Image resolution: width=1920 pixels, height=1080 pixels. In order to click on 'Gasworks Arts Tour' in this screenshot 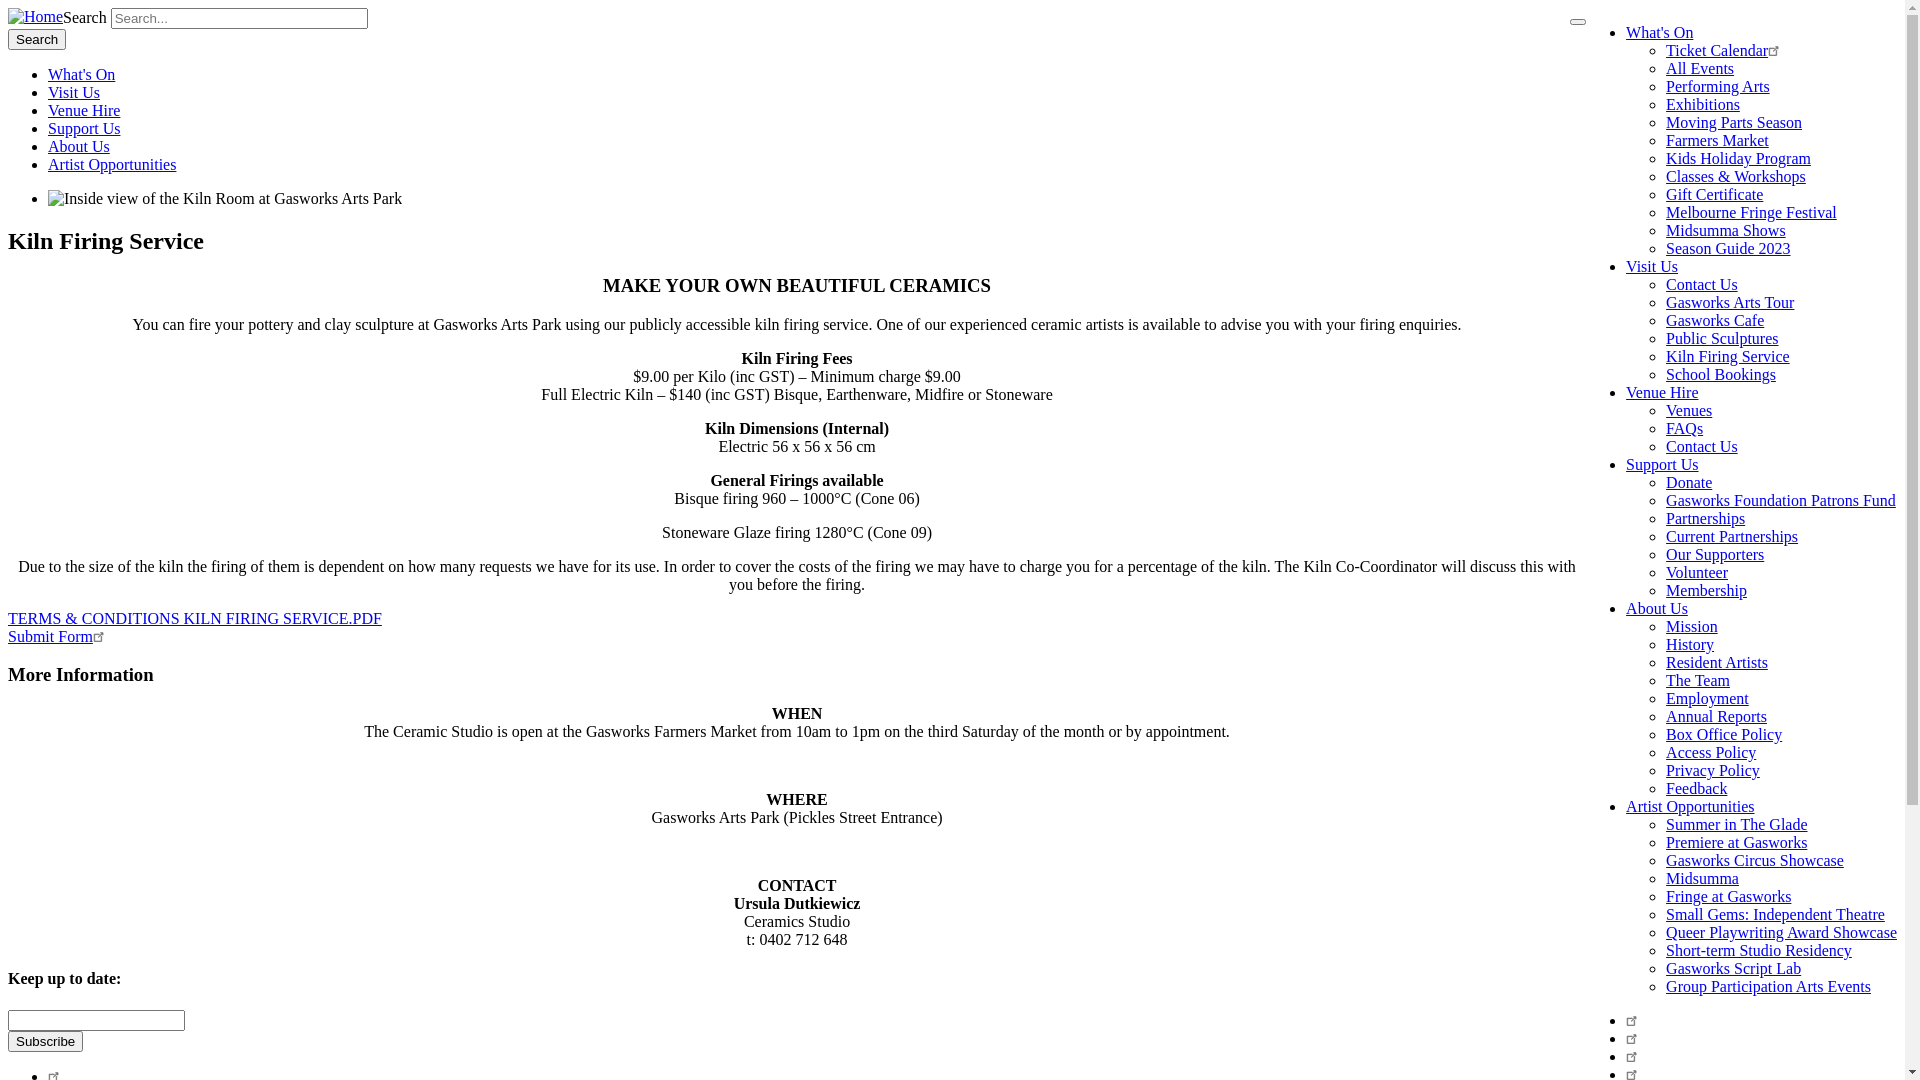, I will do `click(1728, 302)`.